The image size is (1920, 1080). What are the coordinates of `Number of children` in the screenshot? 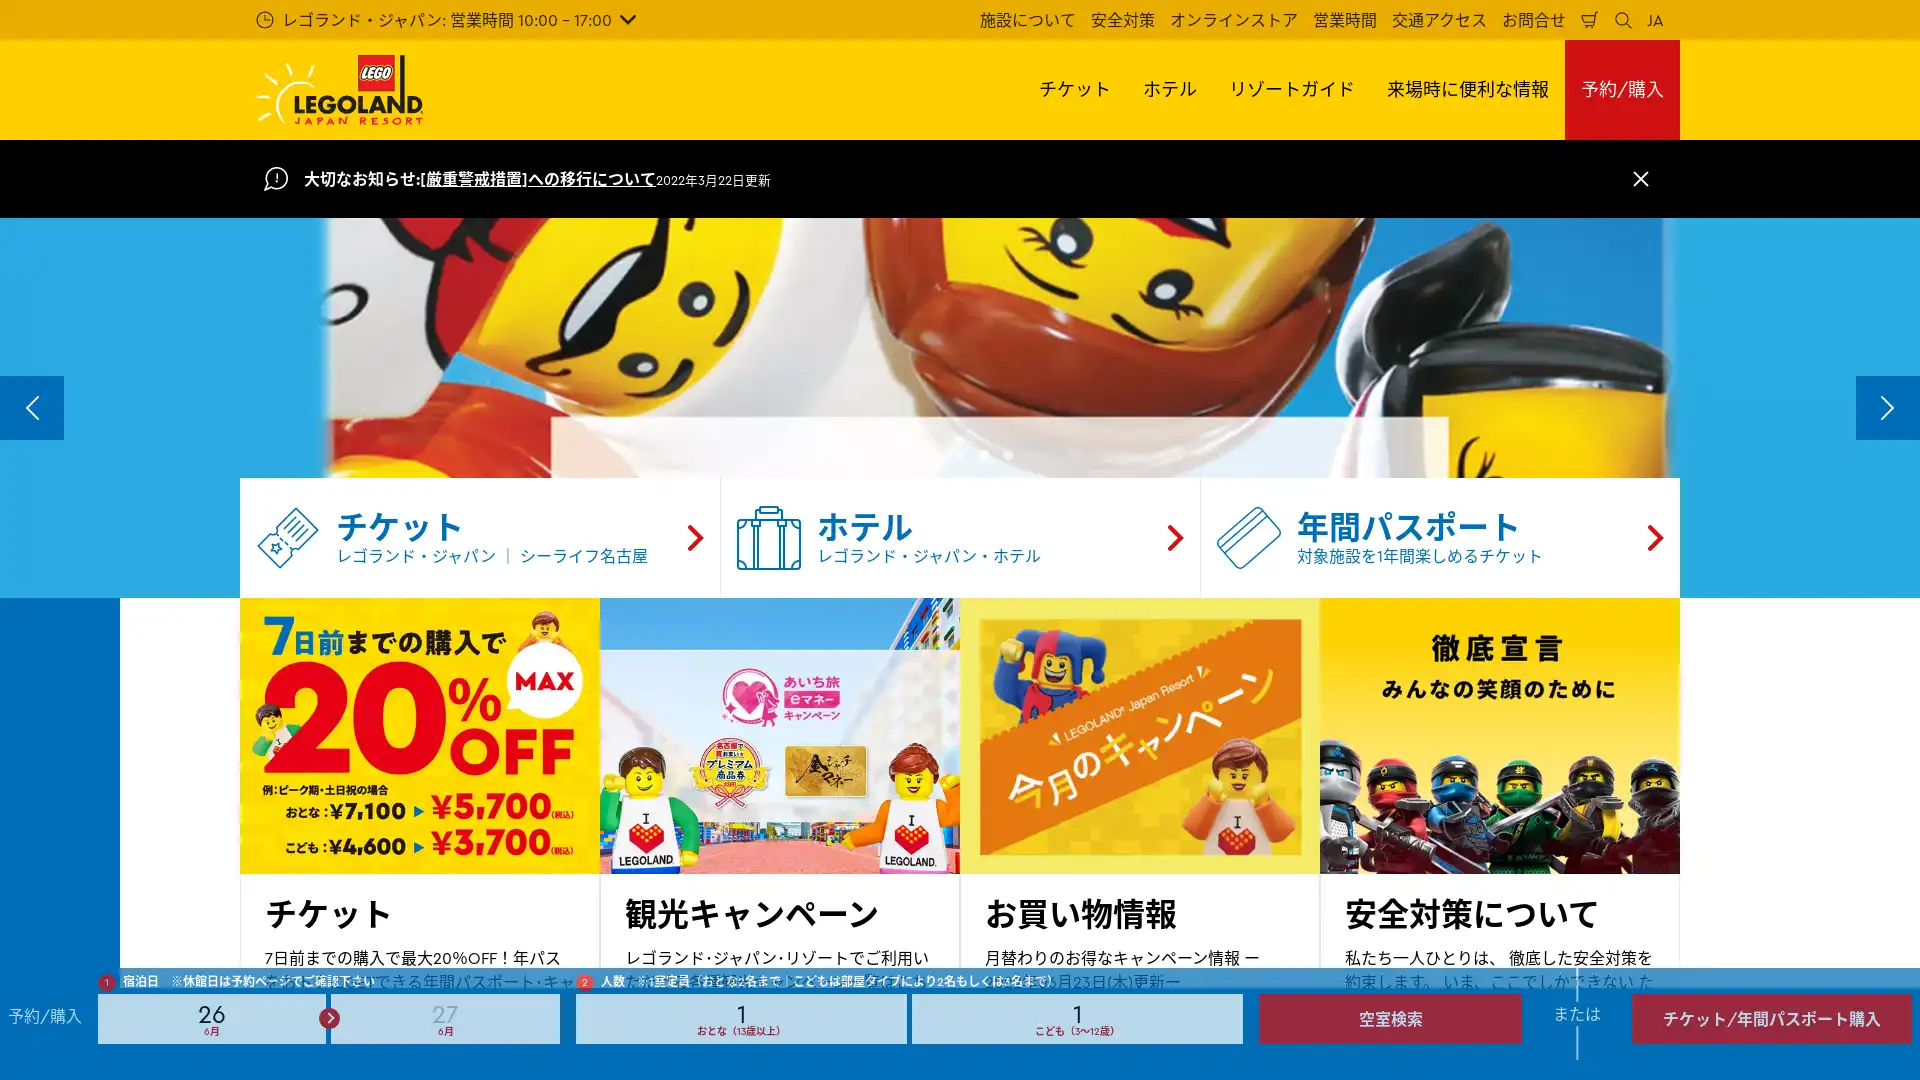 It's located at (1076, 1037).